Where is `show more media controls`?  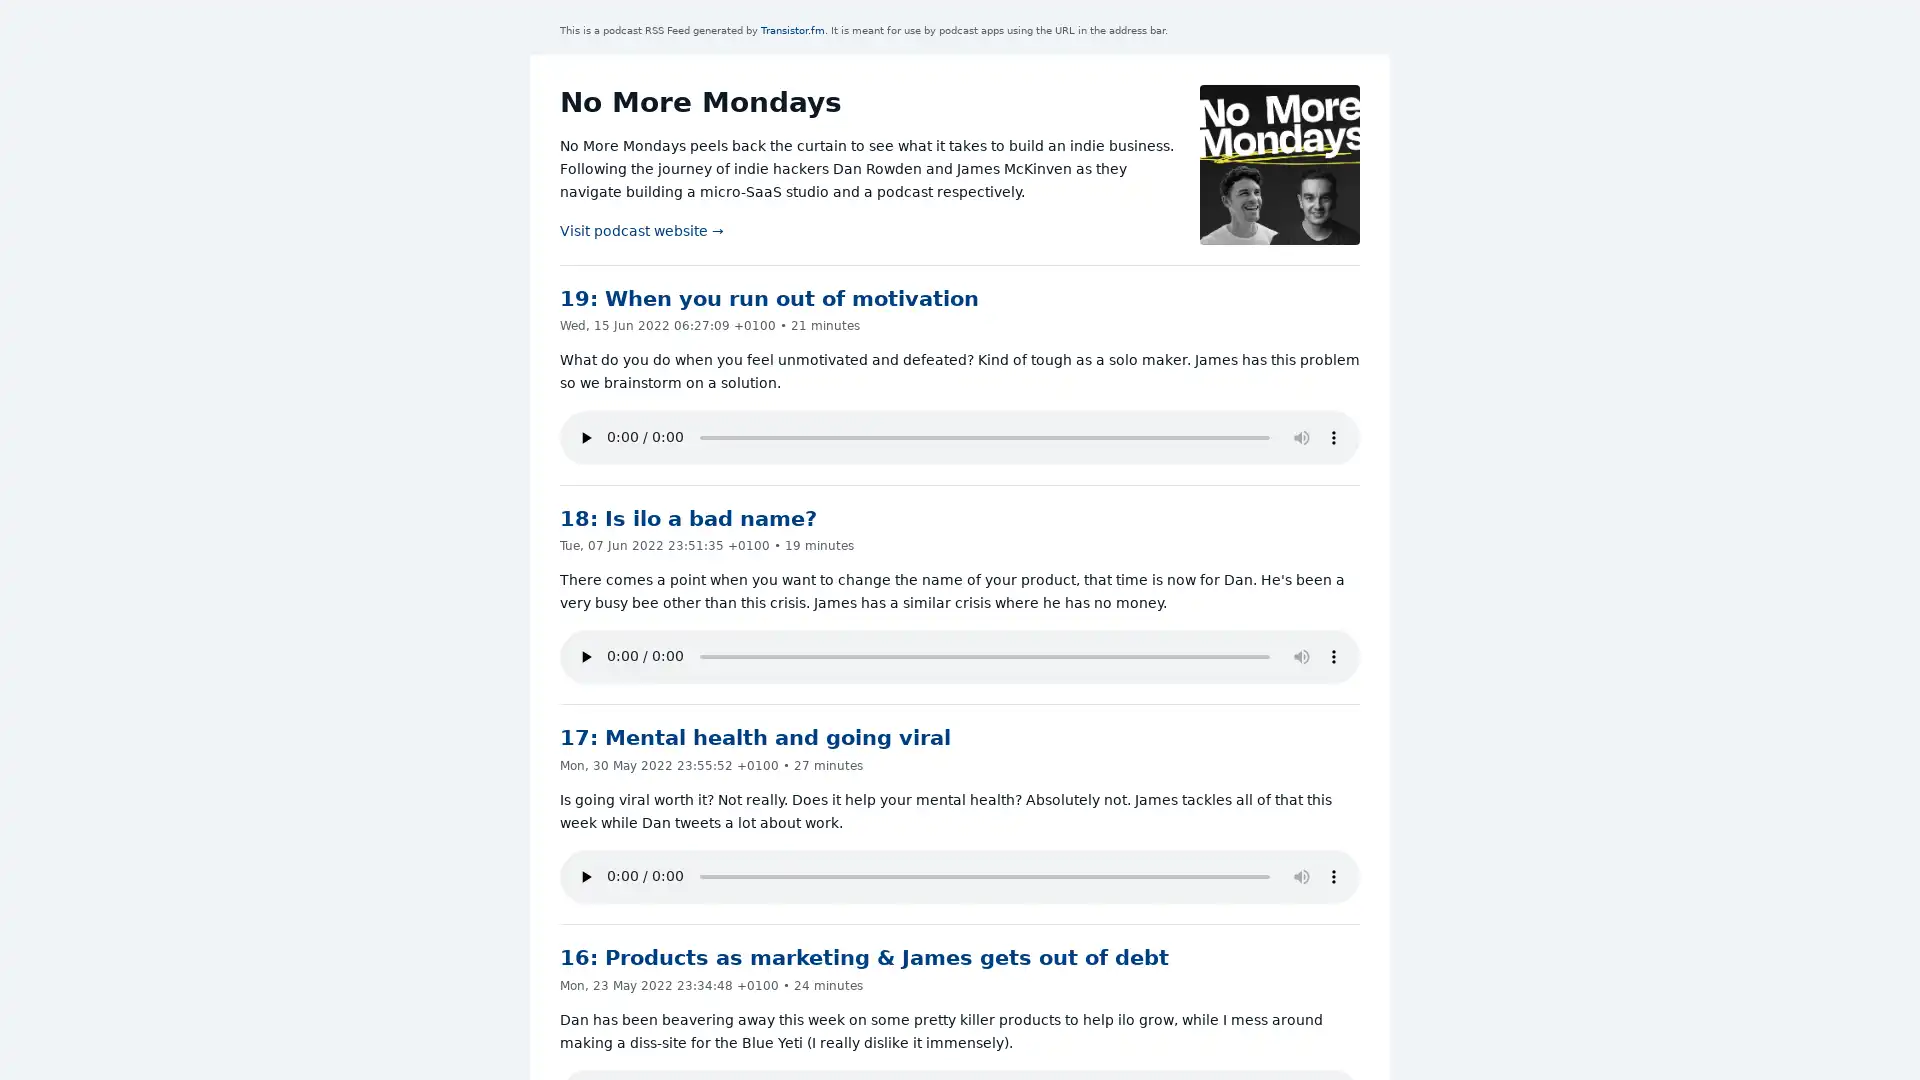
show more media controls is located at coordinates (1334, 435).